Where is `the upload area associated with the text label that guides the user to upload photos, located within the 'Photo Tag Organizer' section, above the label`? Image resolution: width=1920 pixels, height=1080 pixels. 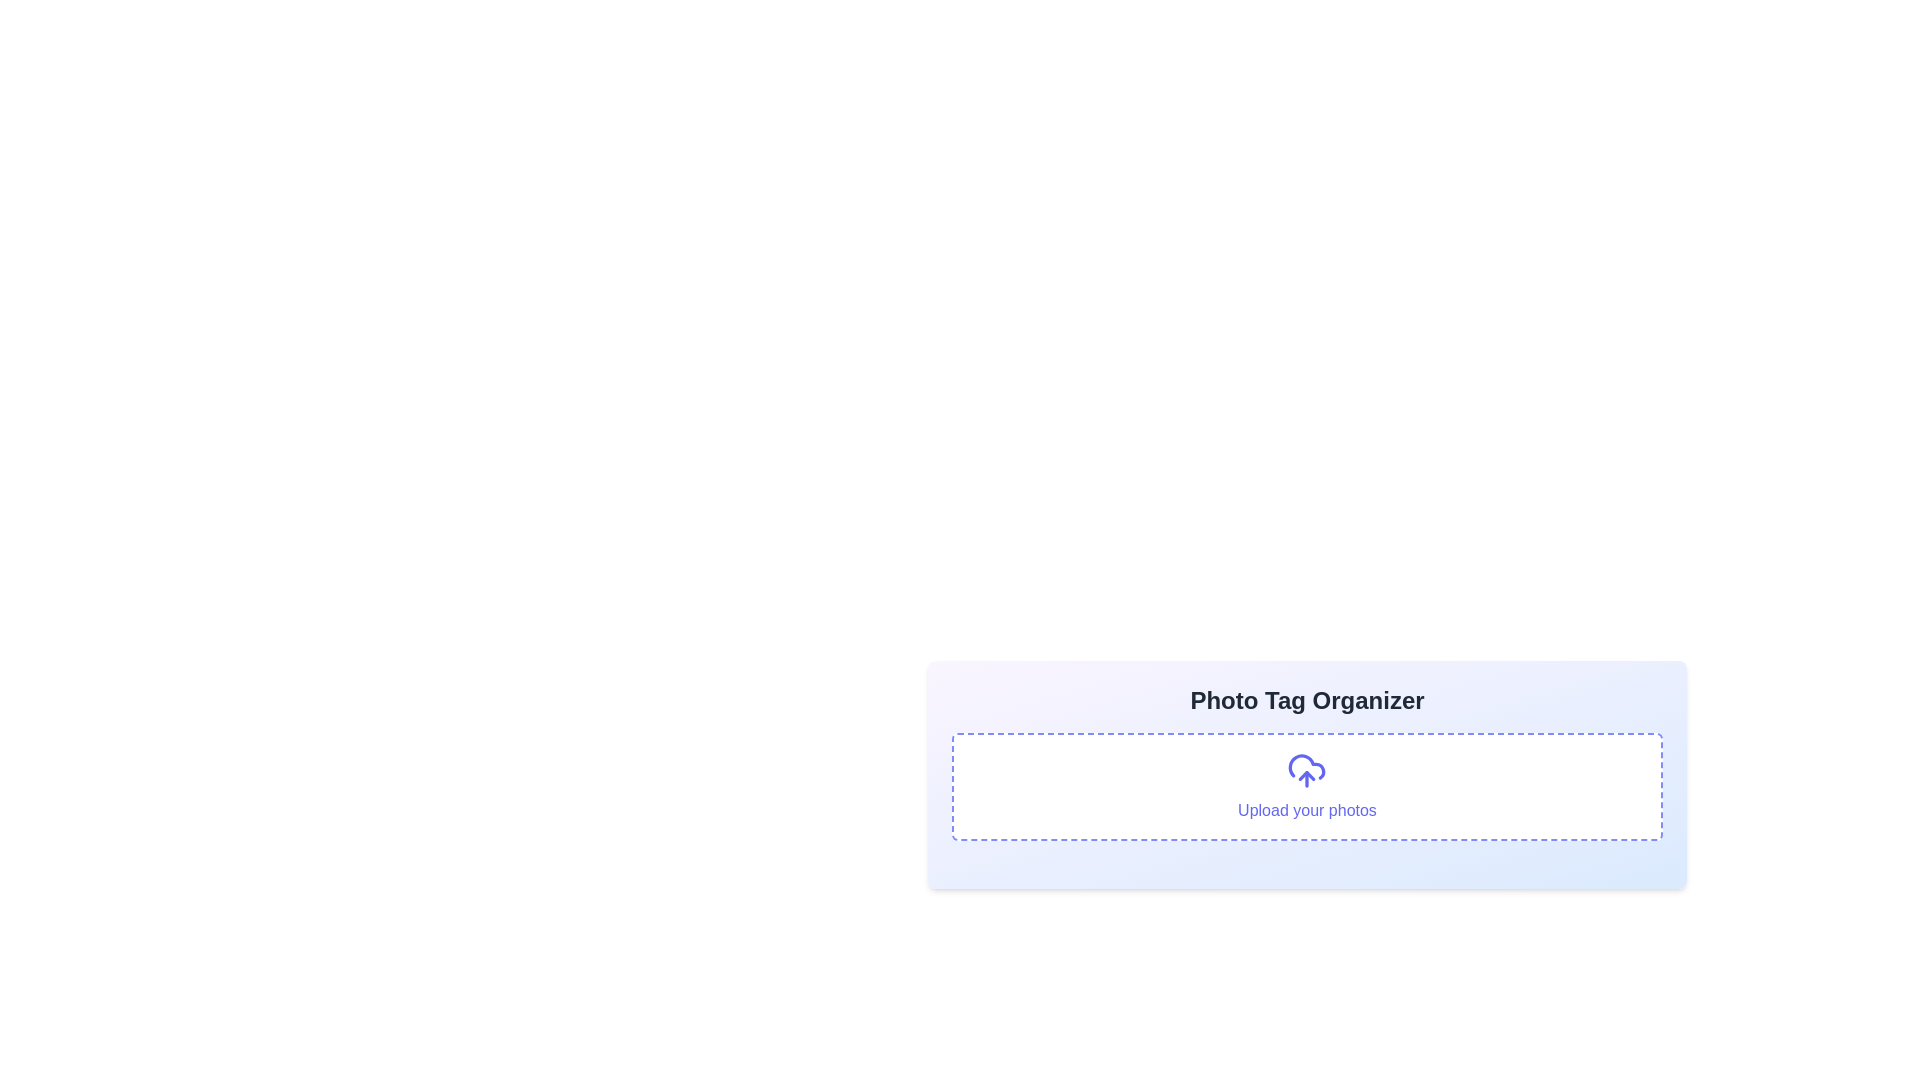
the upload area associated with the text label that guides the user to upload photos, located within the 'Photo Tag Organizer' section, above the label is located at coordinates (1307, 785).